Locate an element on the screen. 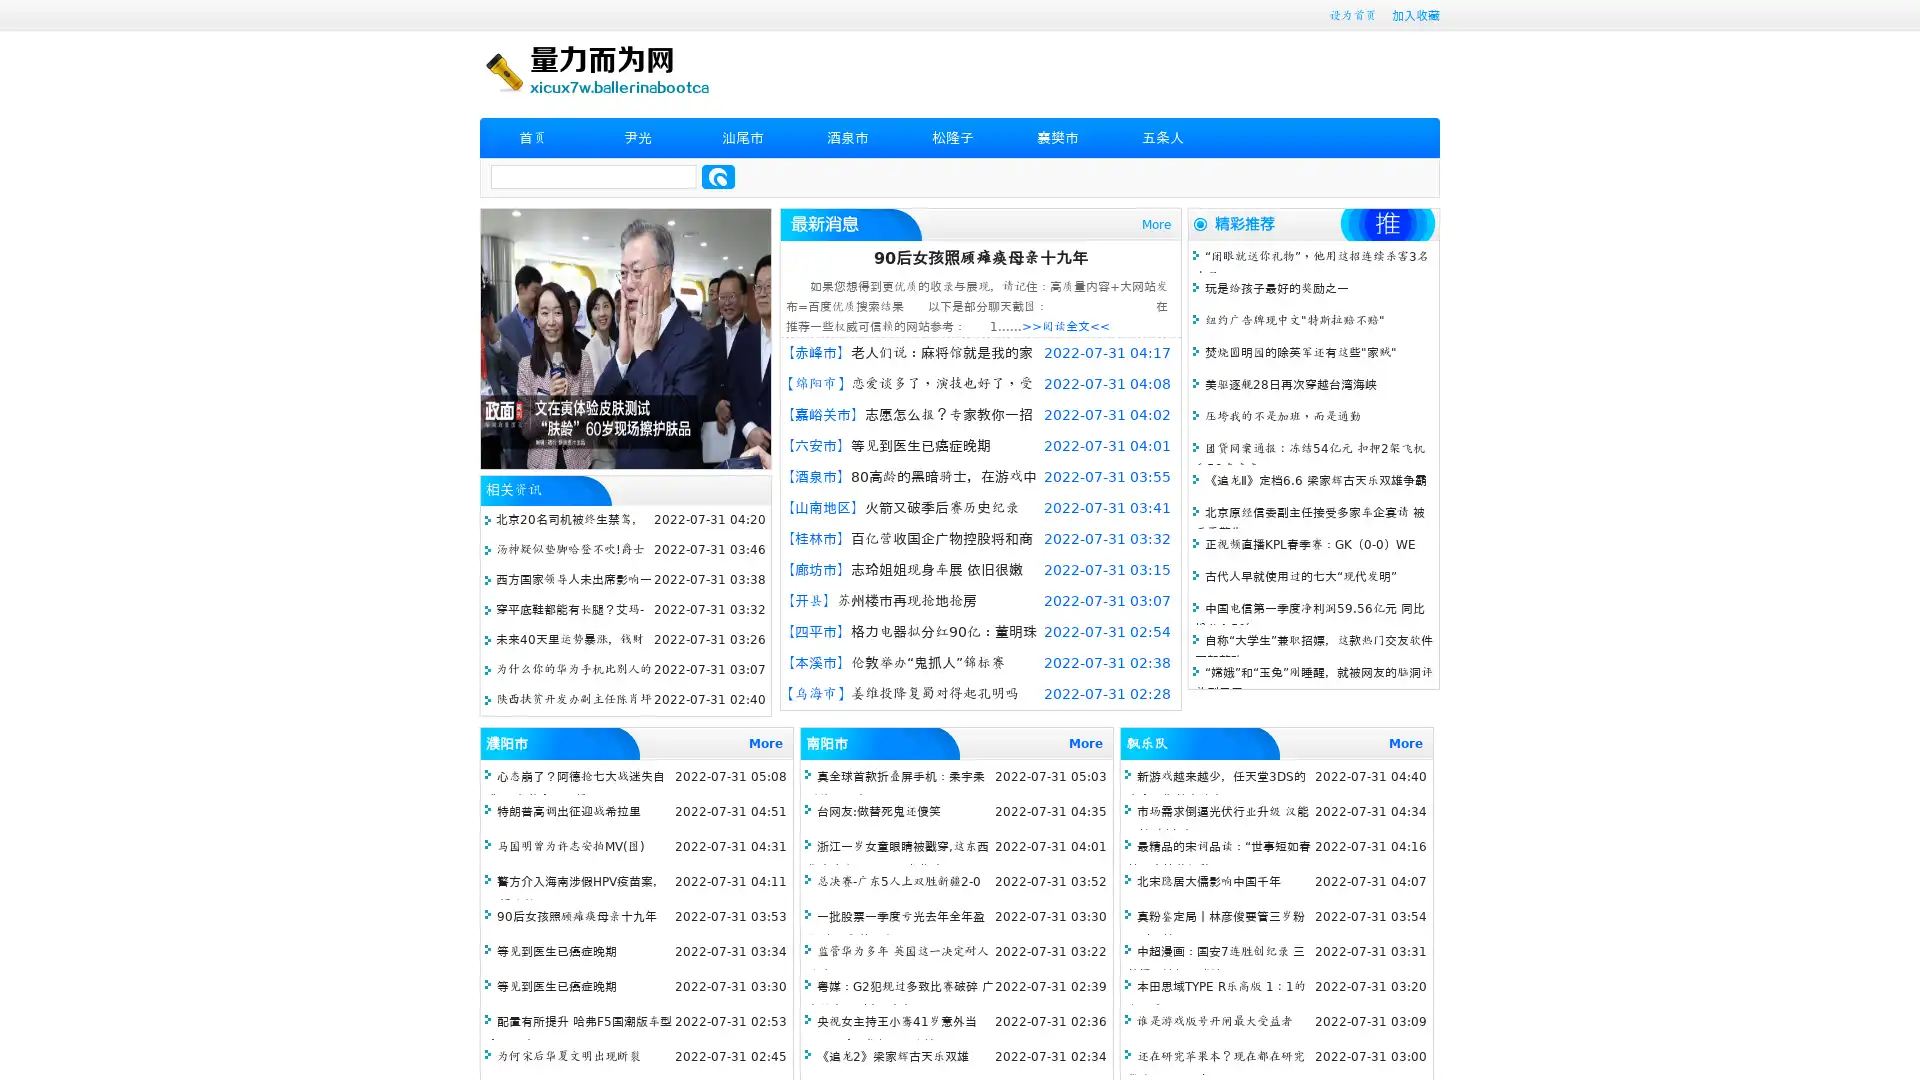 This screenshot has height=1080, width=1920. Search is located at coordinates (718, 176).